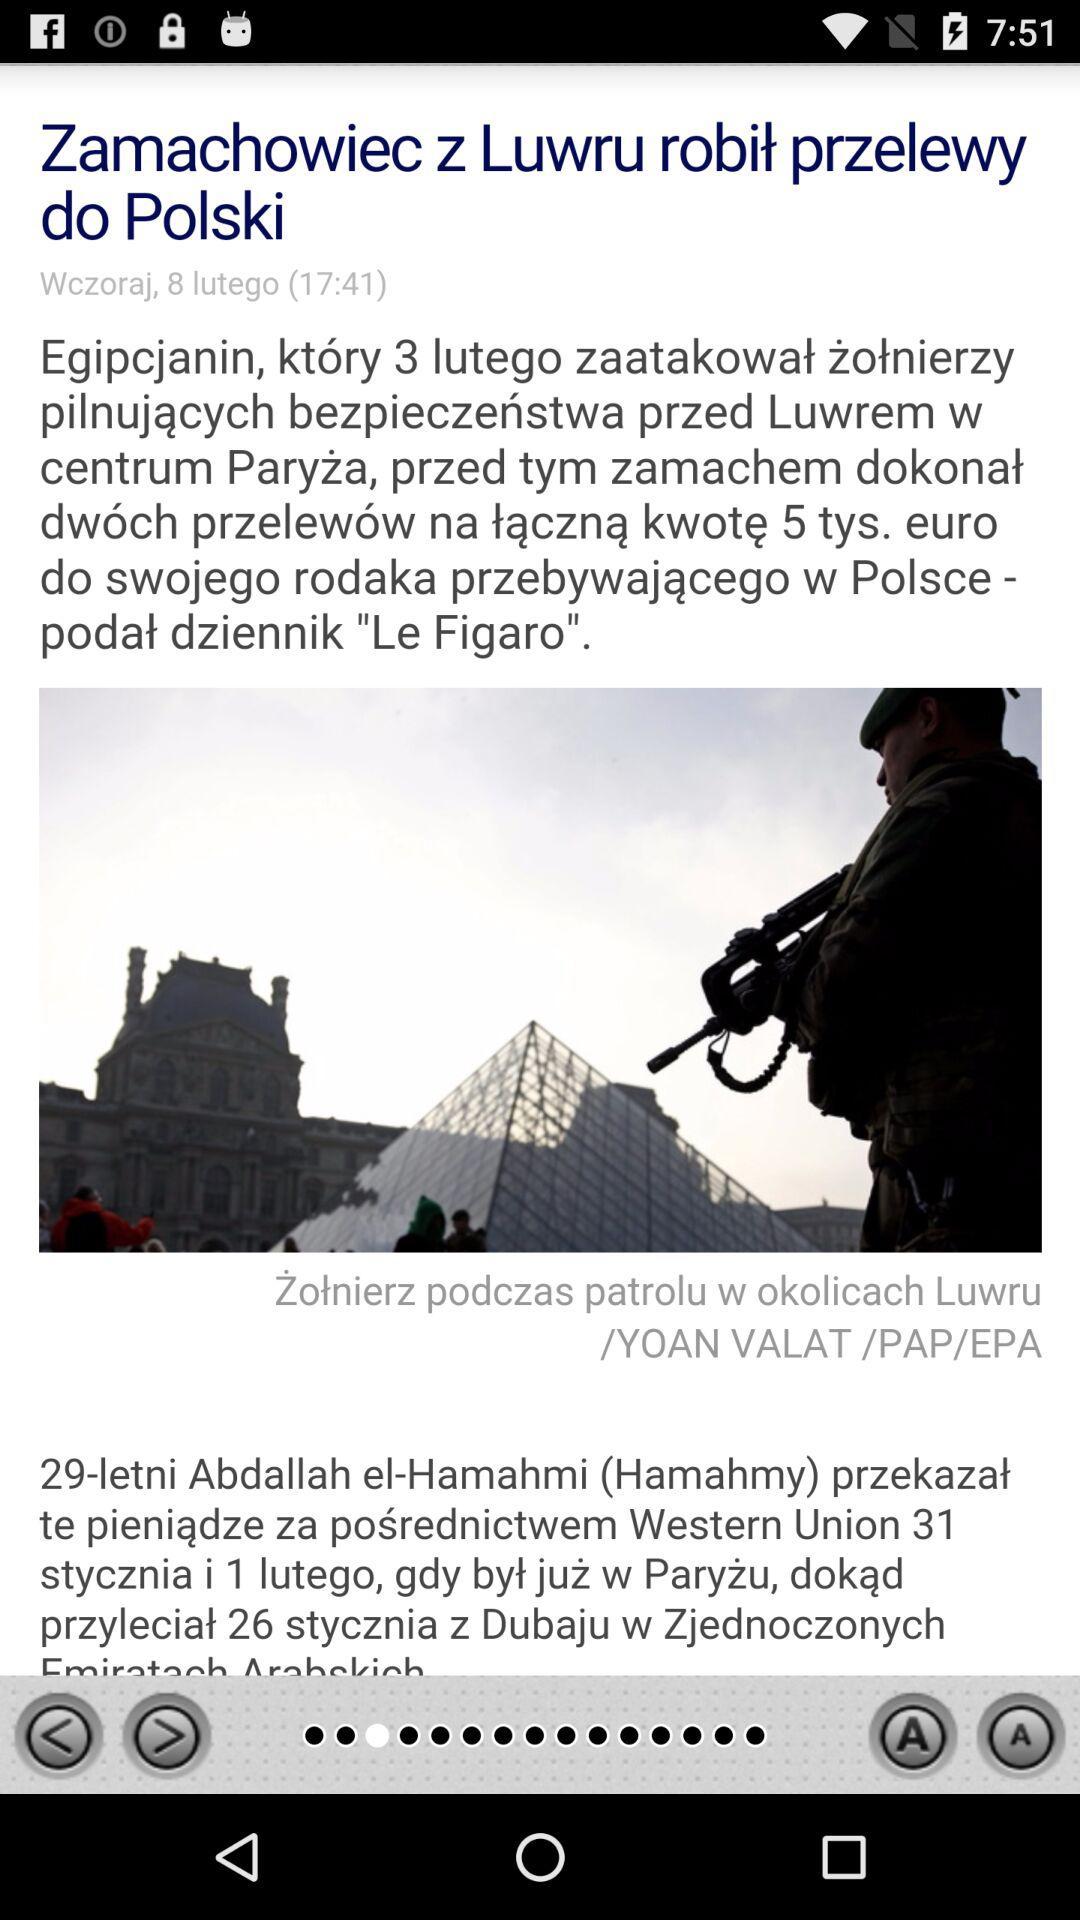 The width and height of the screenshot is (1080, 1920). What do you see at coordinates (167, 1857) in the screenshot?
I see `the arrow_forward icon` at bounding box center [167, 1857].